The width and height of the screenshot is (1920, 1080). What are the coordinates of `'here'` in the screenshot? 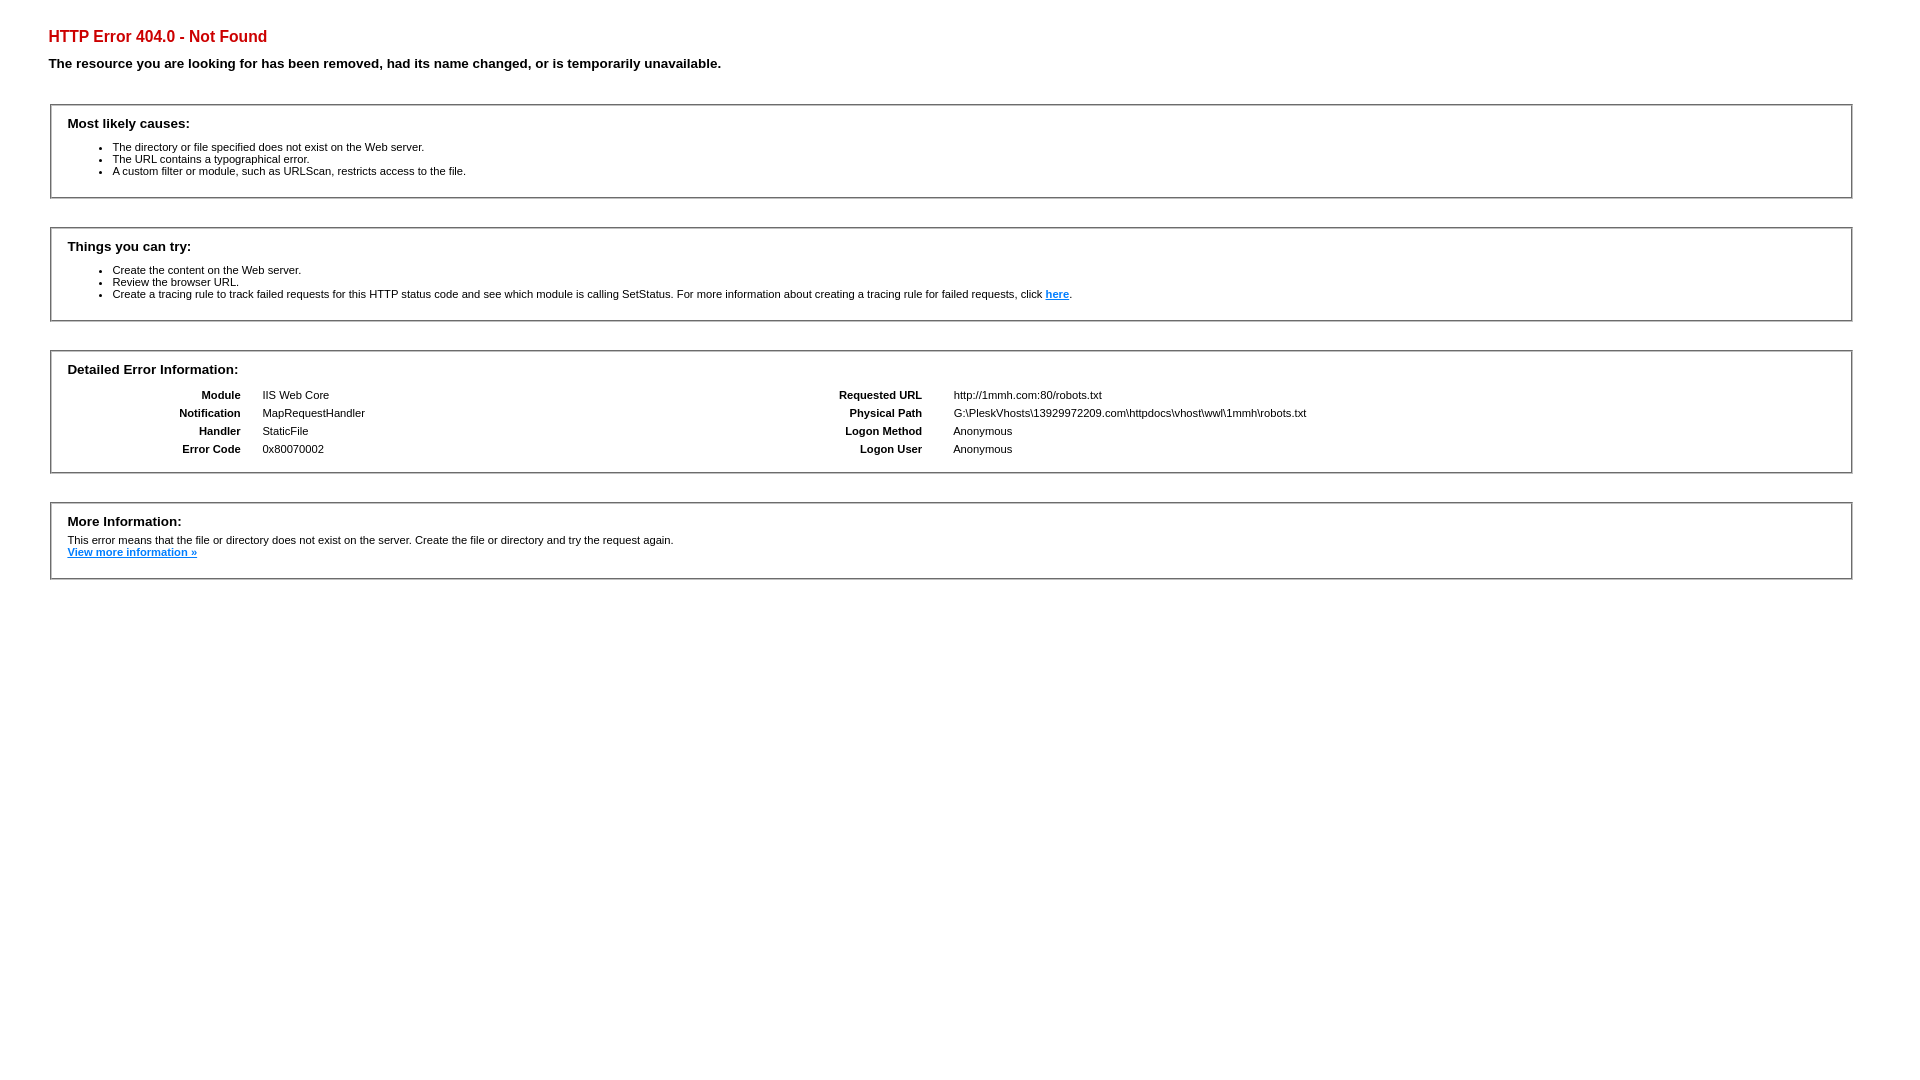 It's located at (1056, 293).